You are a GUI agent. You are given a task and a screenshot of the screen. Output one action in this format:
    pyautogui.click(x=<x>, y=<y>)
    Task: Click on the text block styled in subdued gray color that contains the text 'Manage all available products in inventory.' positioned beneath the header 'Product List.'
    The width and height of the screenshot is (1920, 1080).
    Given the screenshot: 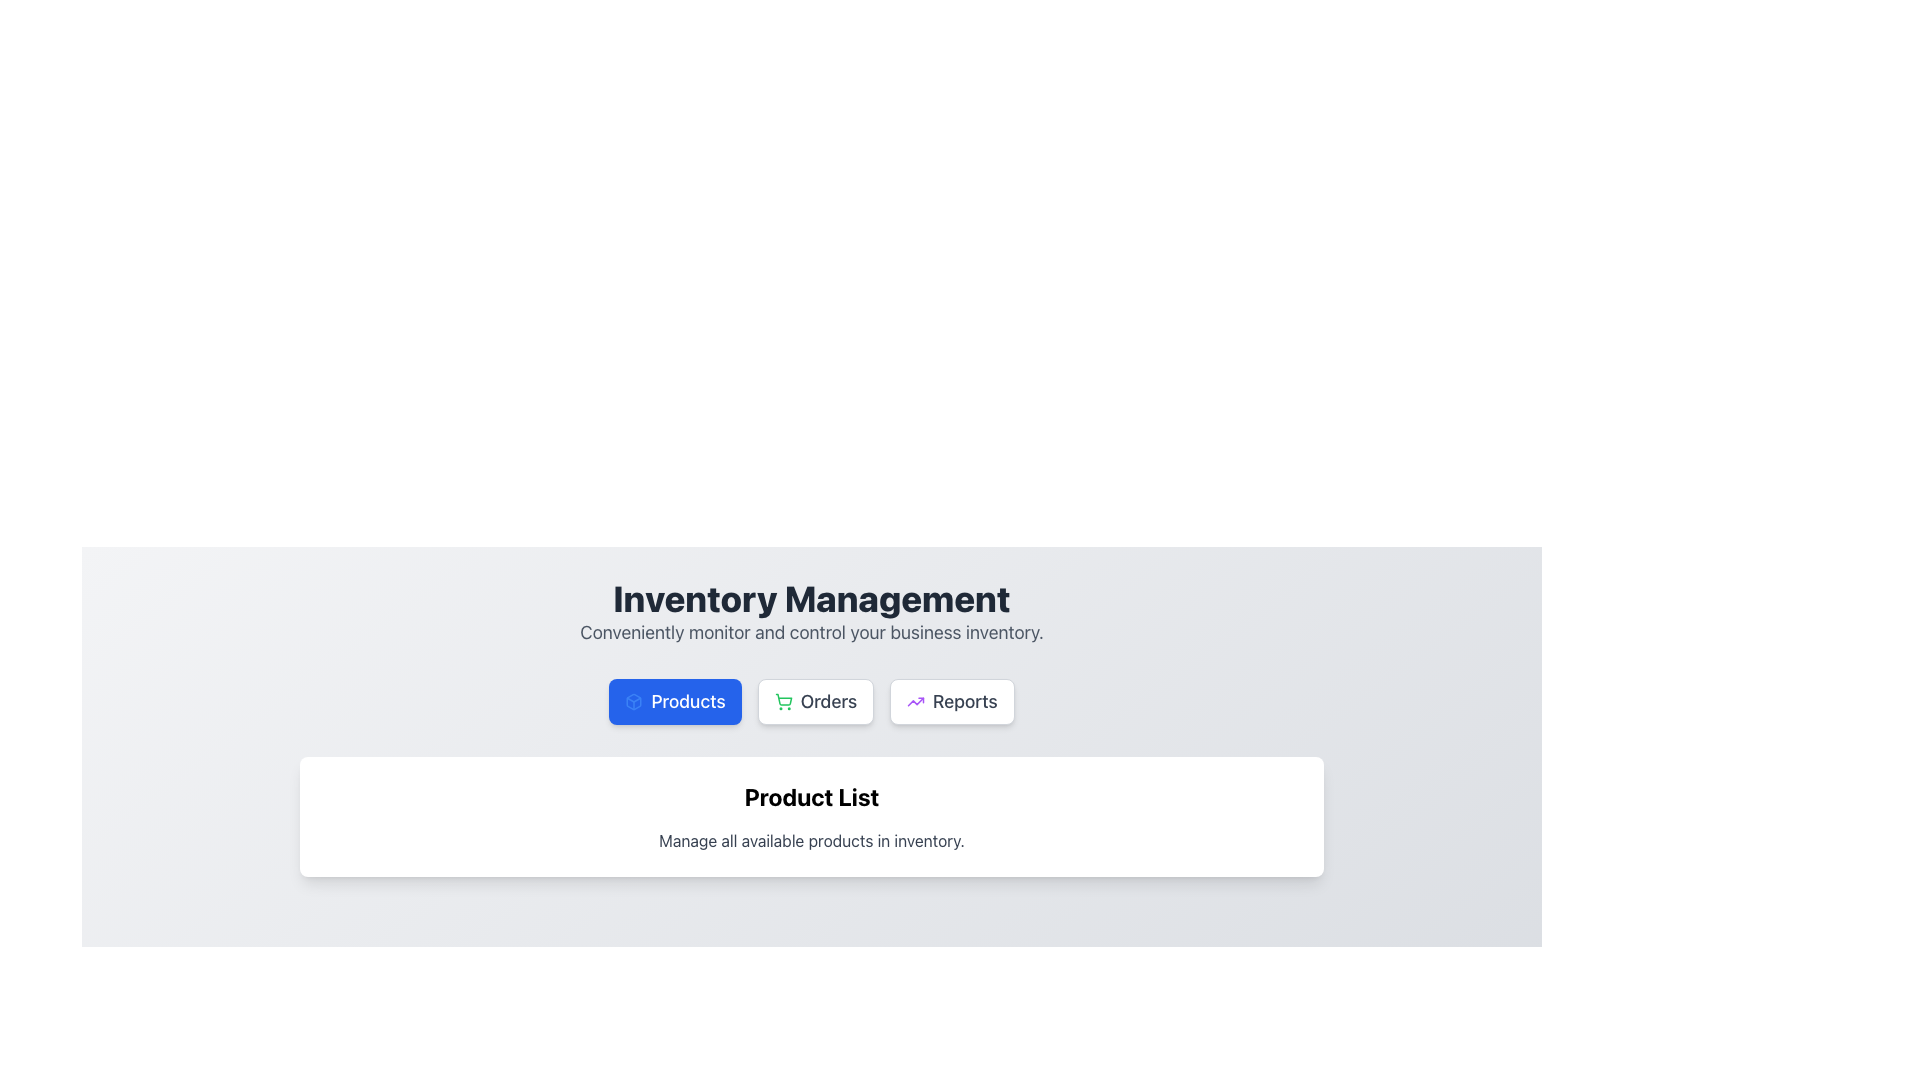 What is the action you would take?
    pyautogui.click(x=811, y=840)
    